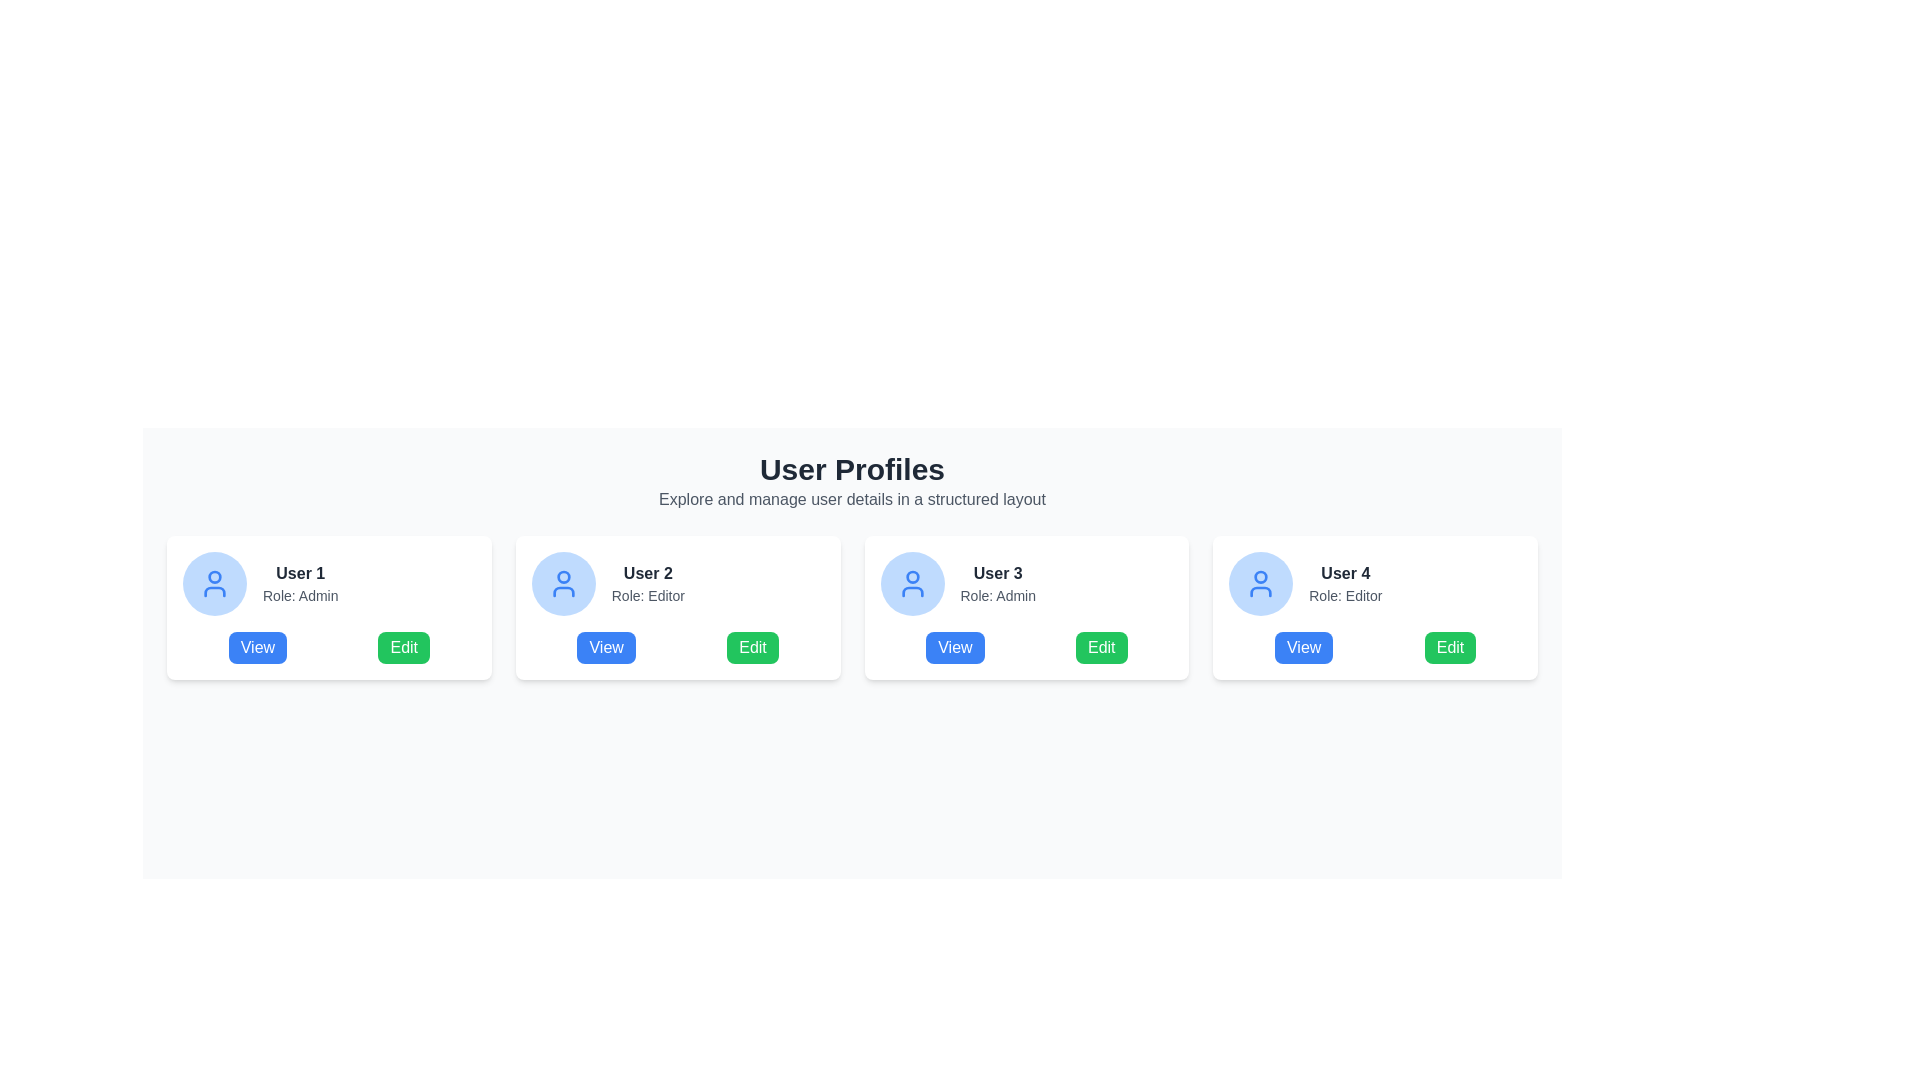 The width and height of the screenshot is (1920, 1080). Describe the element at coordinates (299, 574) in the screenshot. I see `the text label displaying 'User 1' with bold dark gray font styling, which is located above the subtitle 'Role: Admin' within the user card` at that location.